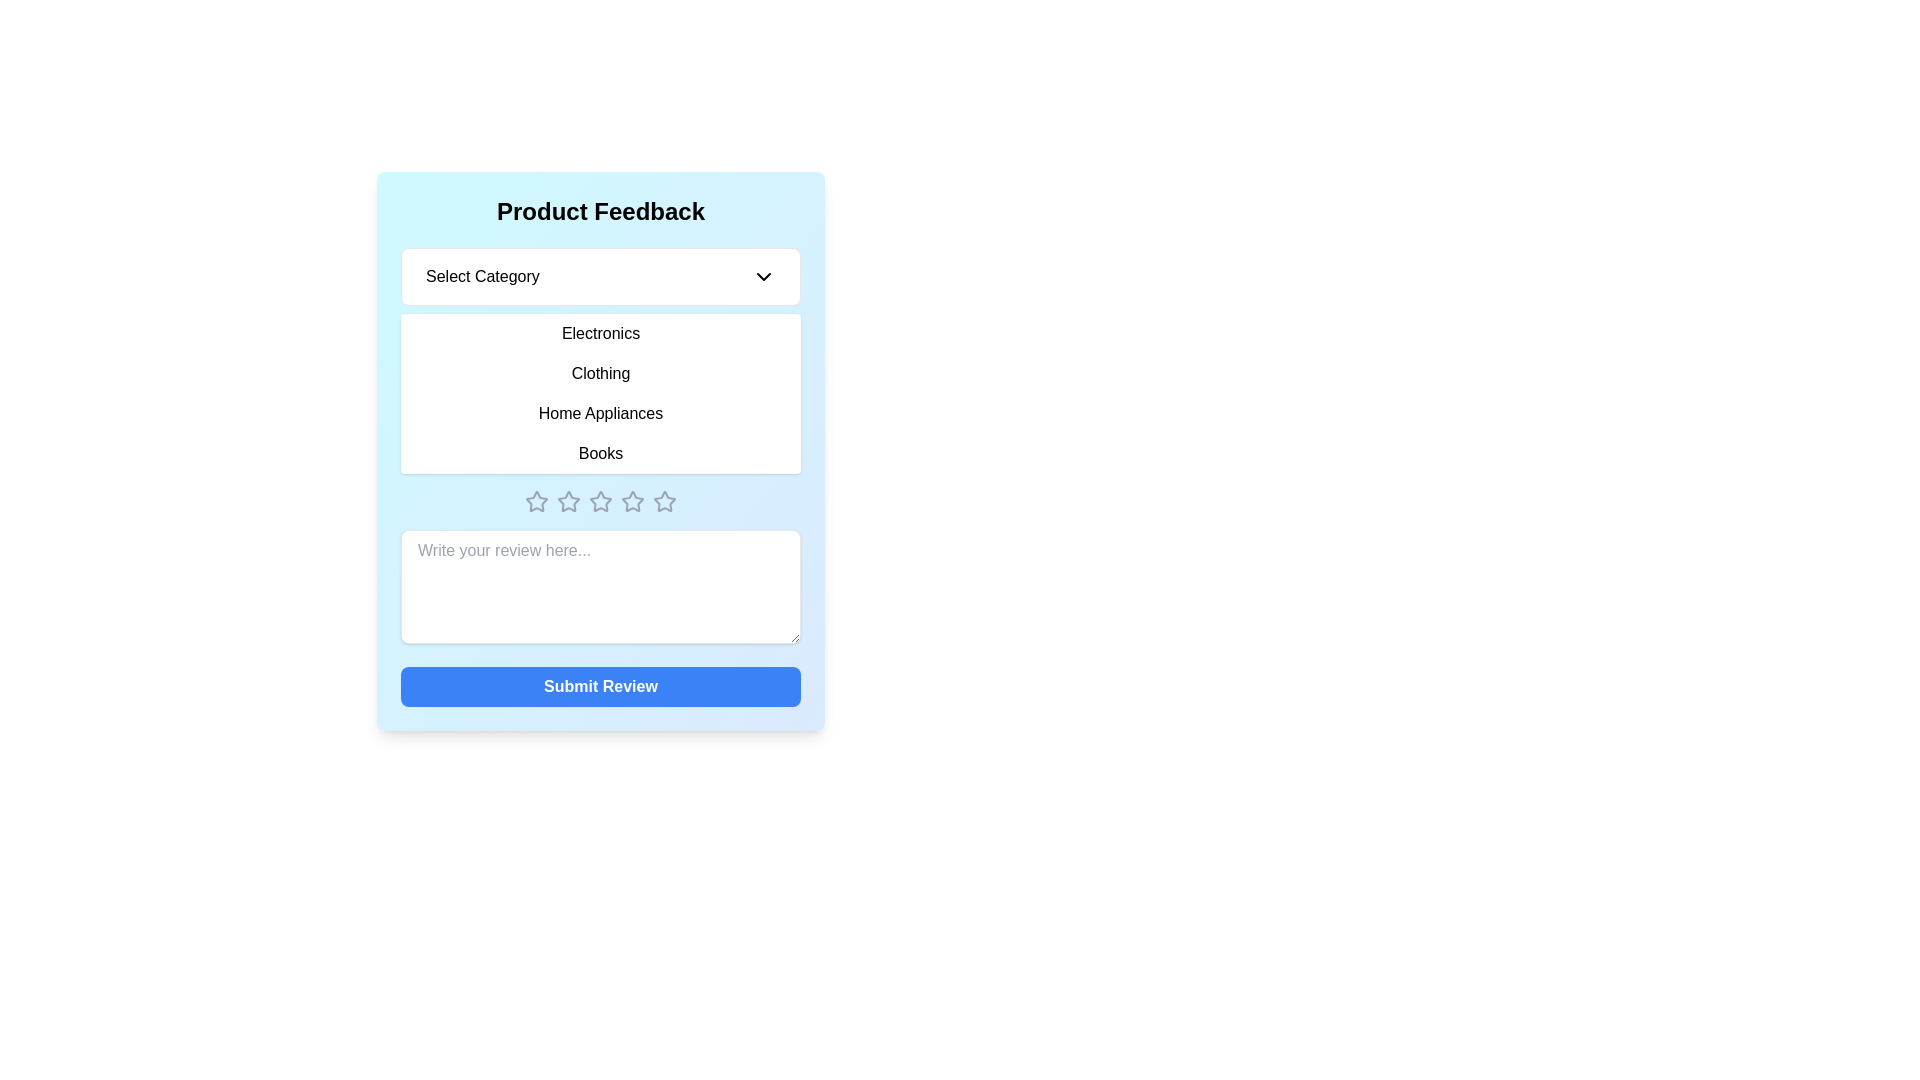 The height and width of the screenshot is (1080, 1920). I want to click on the third star icon in a horizontal row of five stars, which is part of a rating system, to trigger interaction effects, so click(568, 500).